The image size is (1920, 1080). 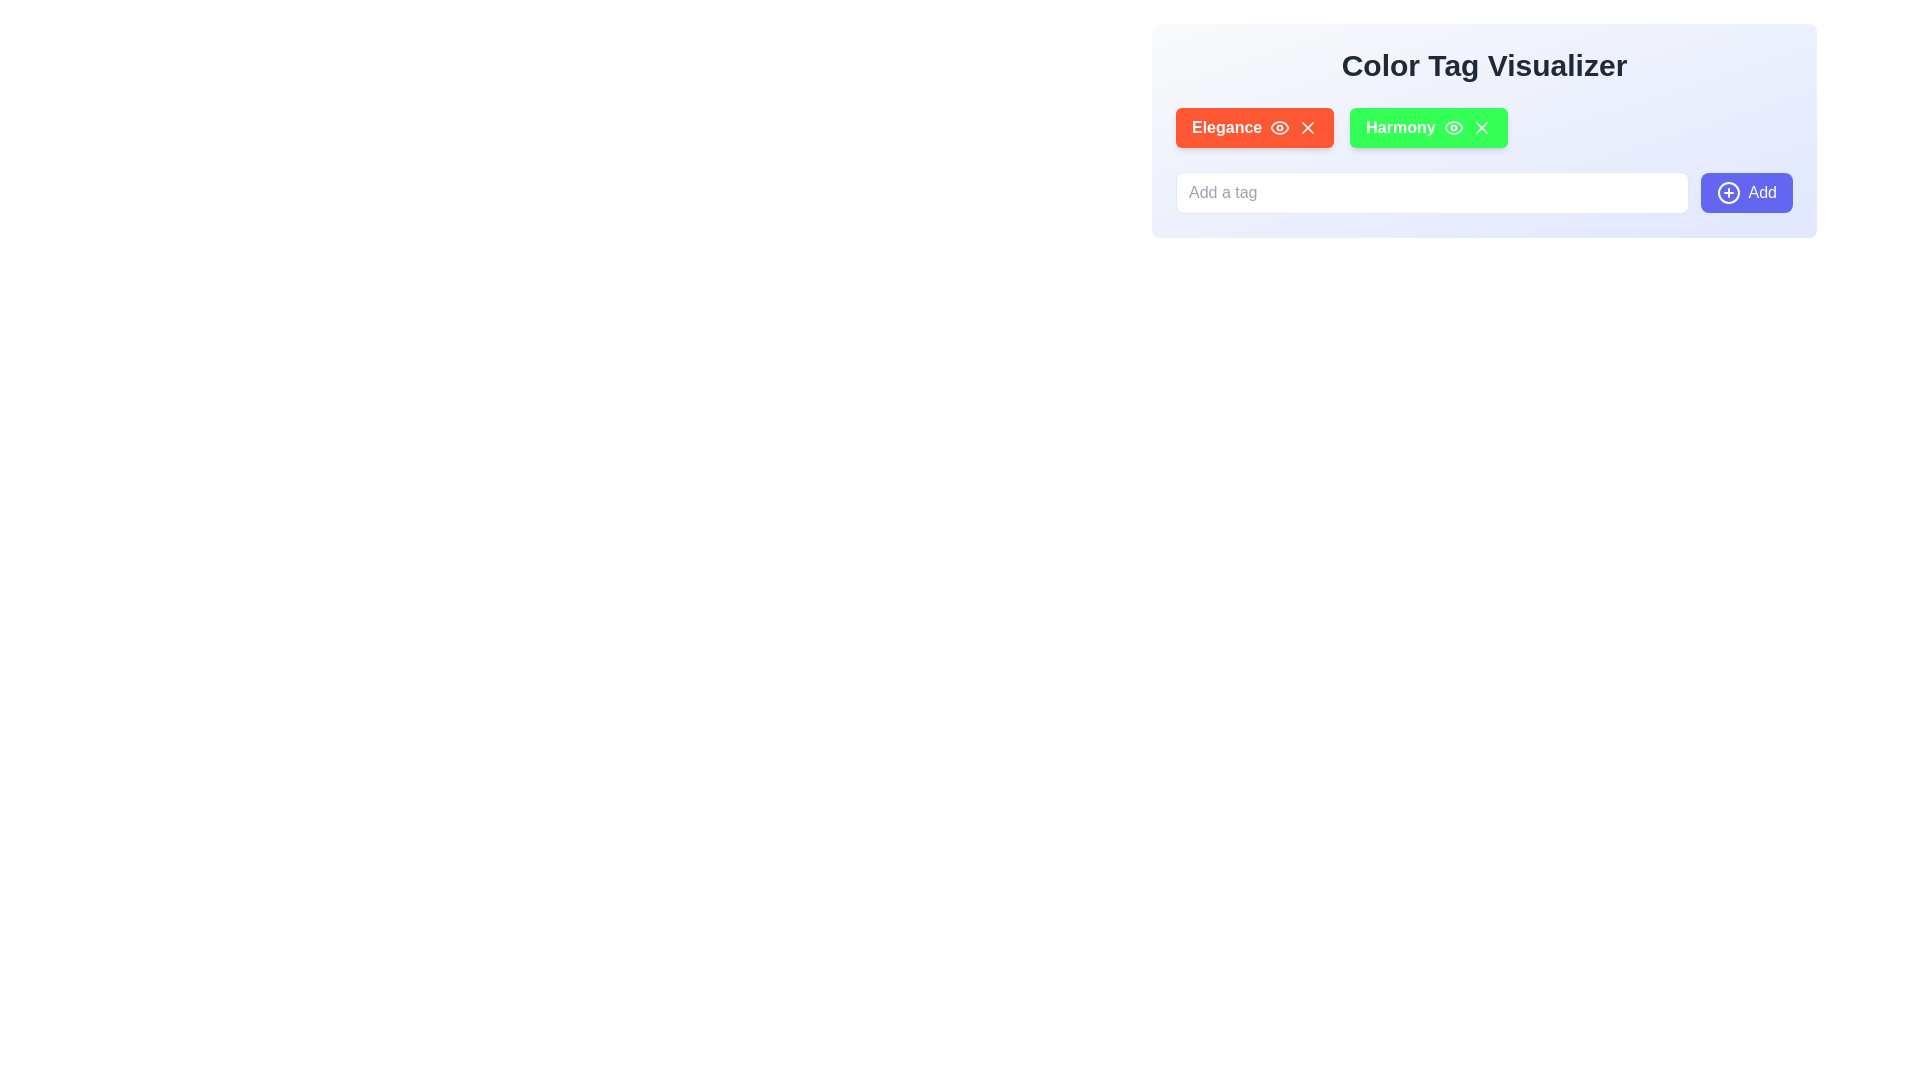 What do you see at coordinates (1453, 127) in the screenshot?
I see `the icon located to the right of the text on the 'Harmony' button within the 'Color Tag Visualizer' section` at bounding box center [1453, 127].